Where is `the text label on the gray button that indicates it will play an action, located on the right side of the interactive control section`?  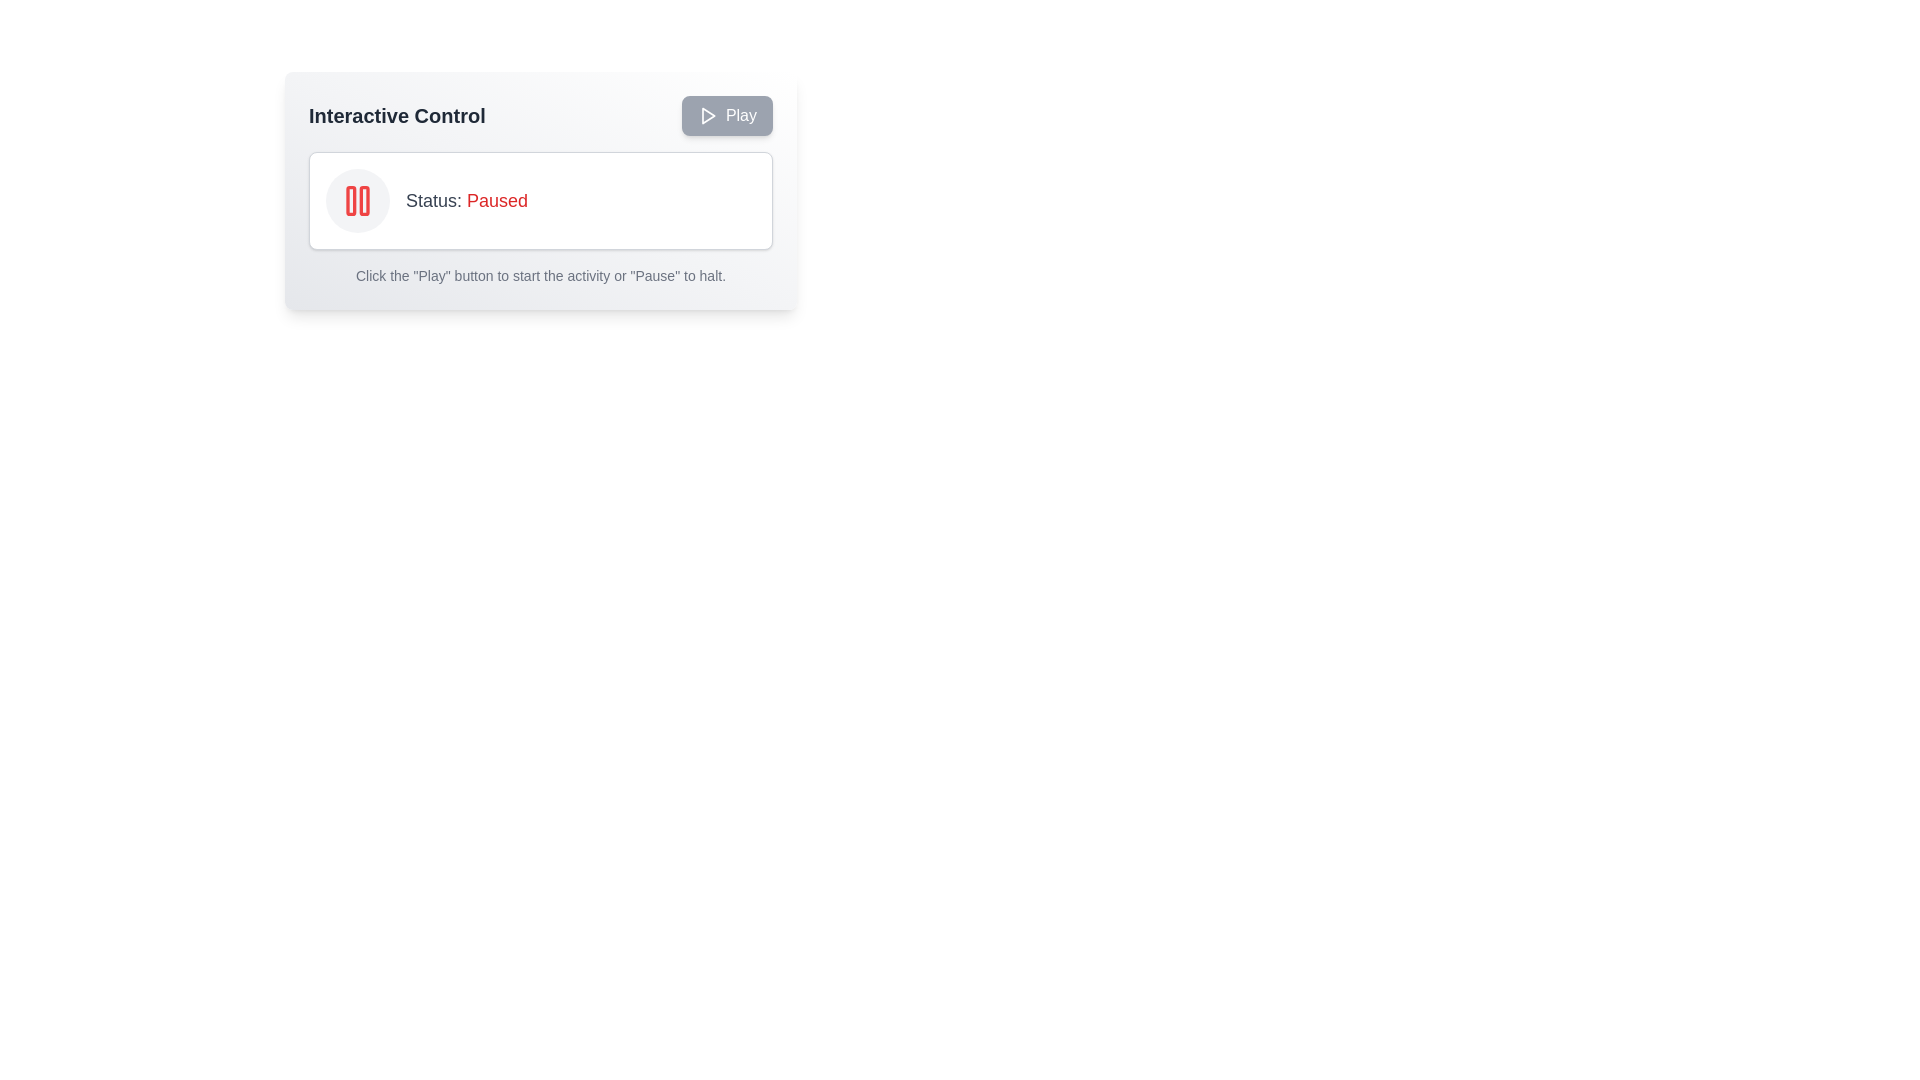
the text label on the gray button that indicates it will play an action, located on the right side of the interactive control section is located at coordinates (740, 115).